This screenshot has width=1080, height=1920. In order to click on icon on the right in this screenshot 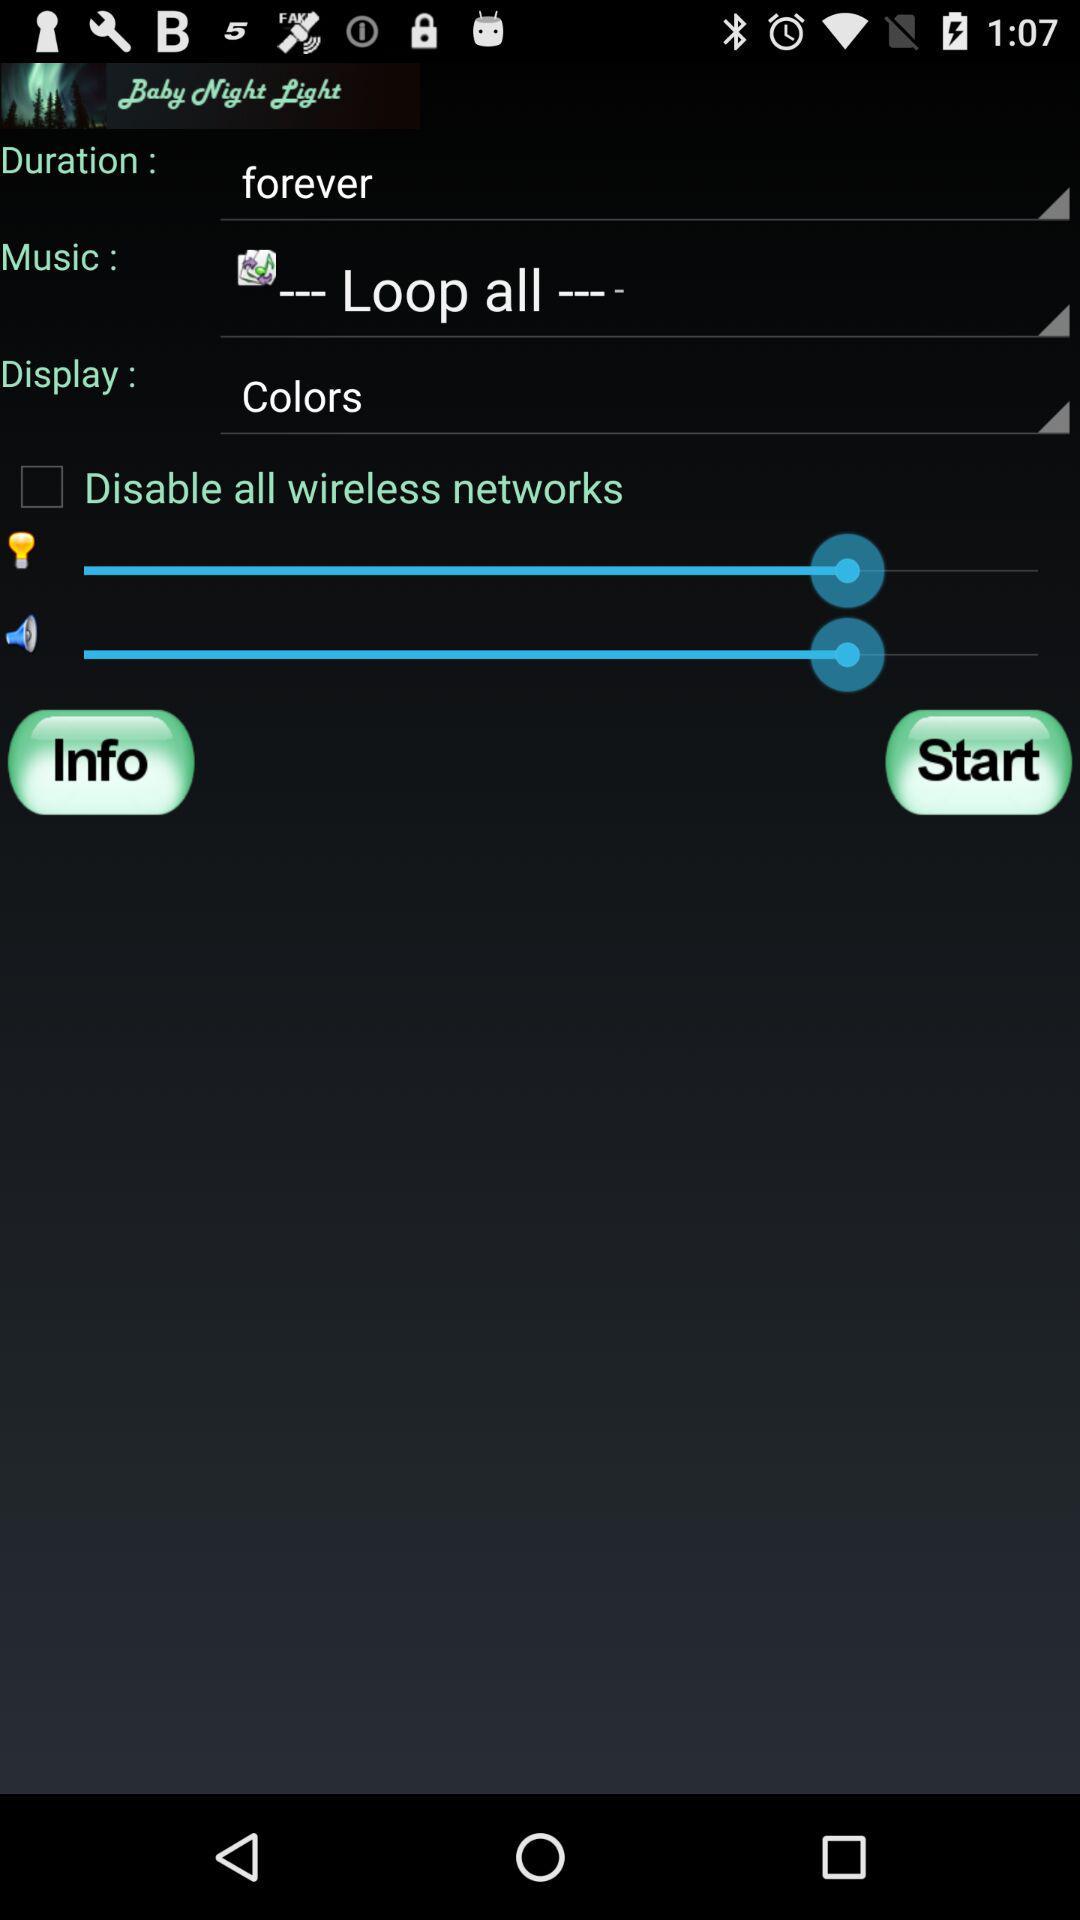, I will do `click(977, 761)`.